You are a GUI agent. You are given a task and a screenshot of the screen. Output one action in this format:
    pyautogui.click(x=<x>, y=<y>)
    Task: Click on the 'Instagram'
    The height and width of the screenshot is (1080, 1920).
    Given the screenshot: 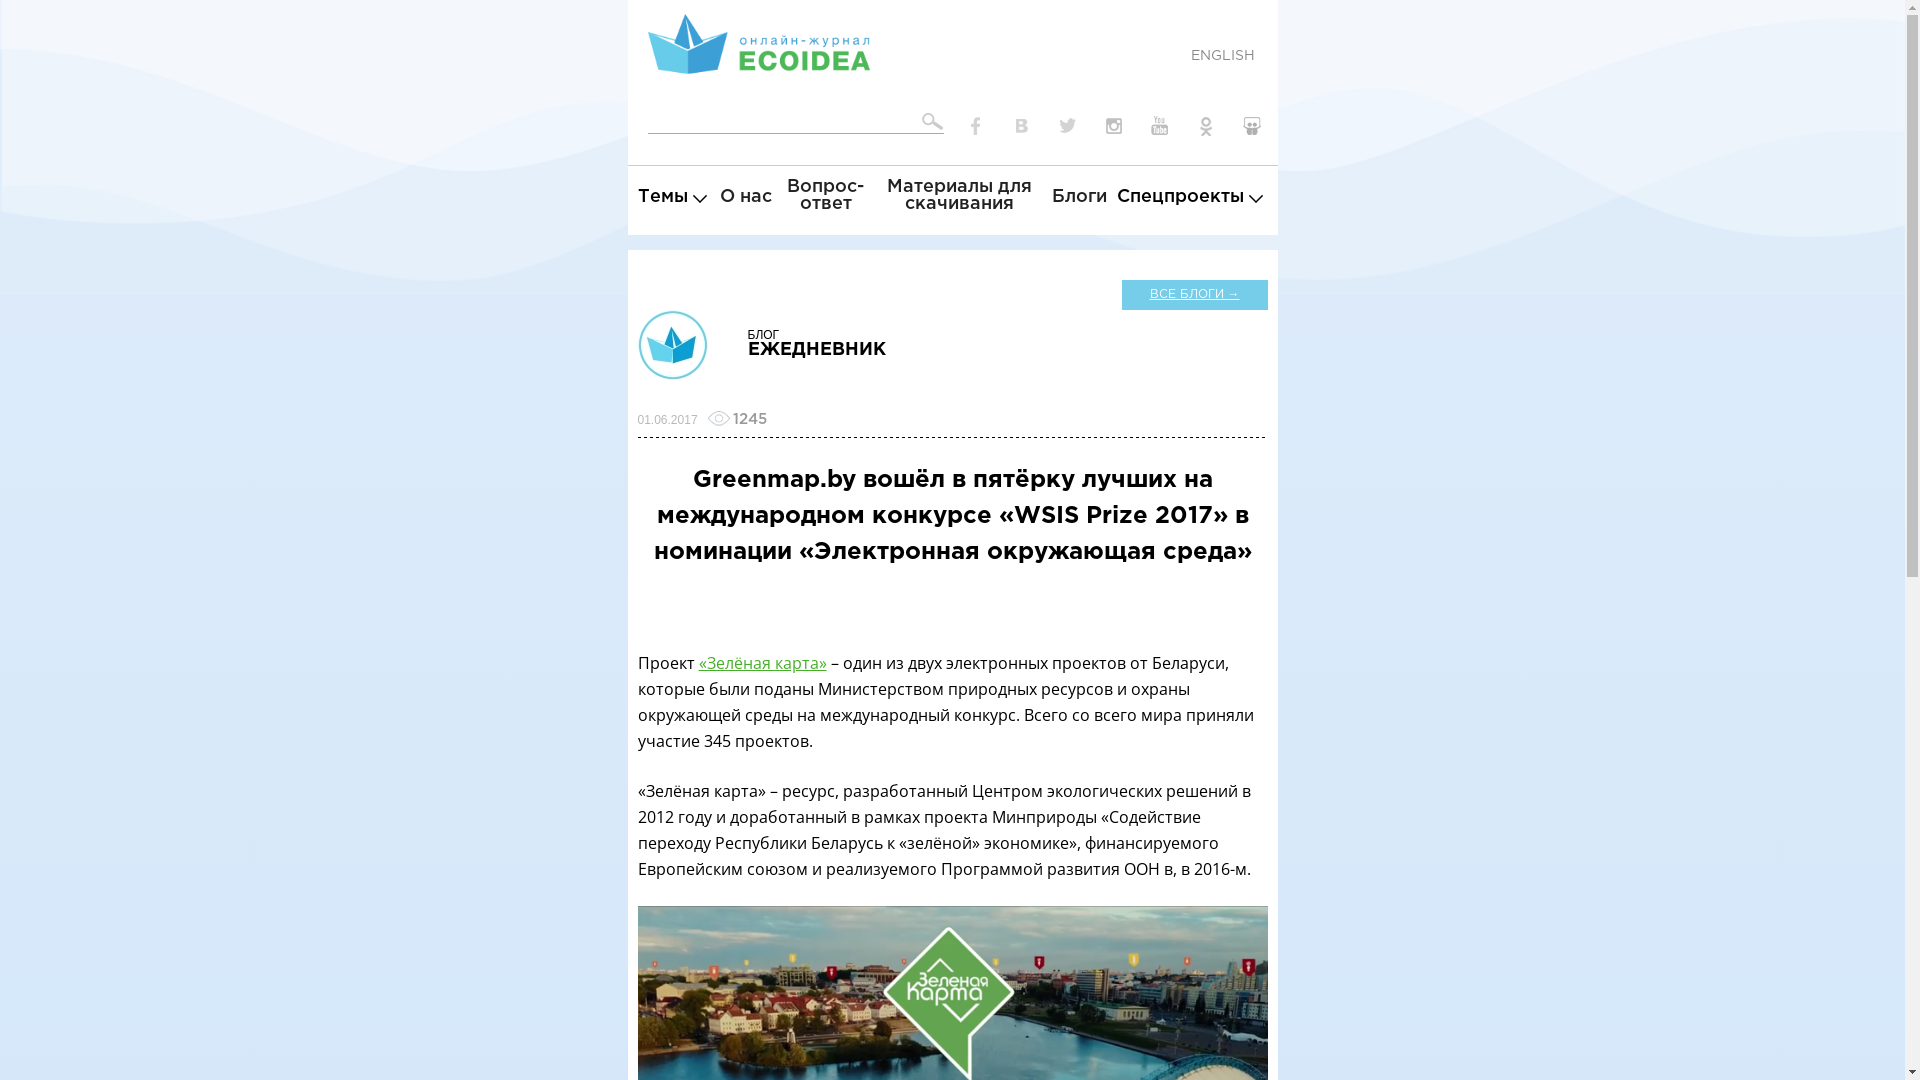 What is the action you would take?
    pyautogui.click(x=1112, y=126)
    